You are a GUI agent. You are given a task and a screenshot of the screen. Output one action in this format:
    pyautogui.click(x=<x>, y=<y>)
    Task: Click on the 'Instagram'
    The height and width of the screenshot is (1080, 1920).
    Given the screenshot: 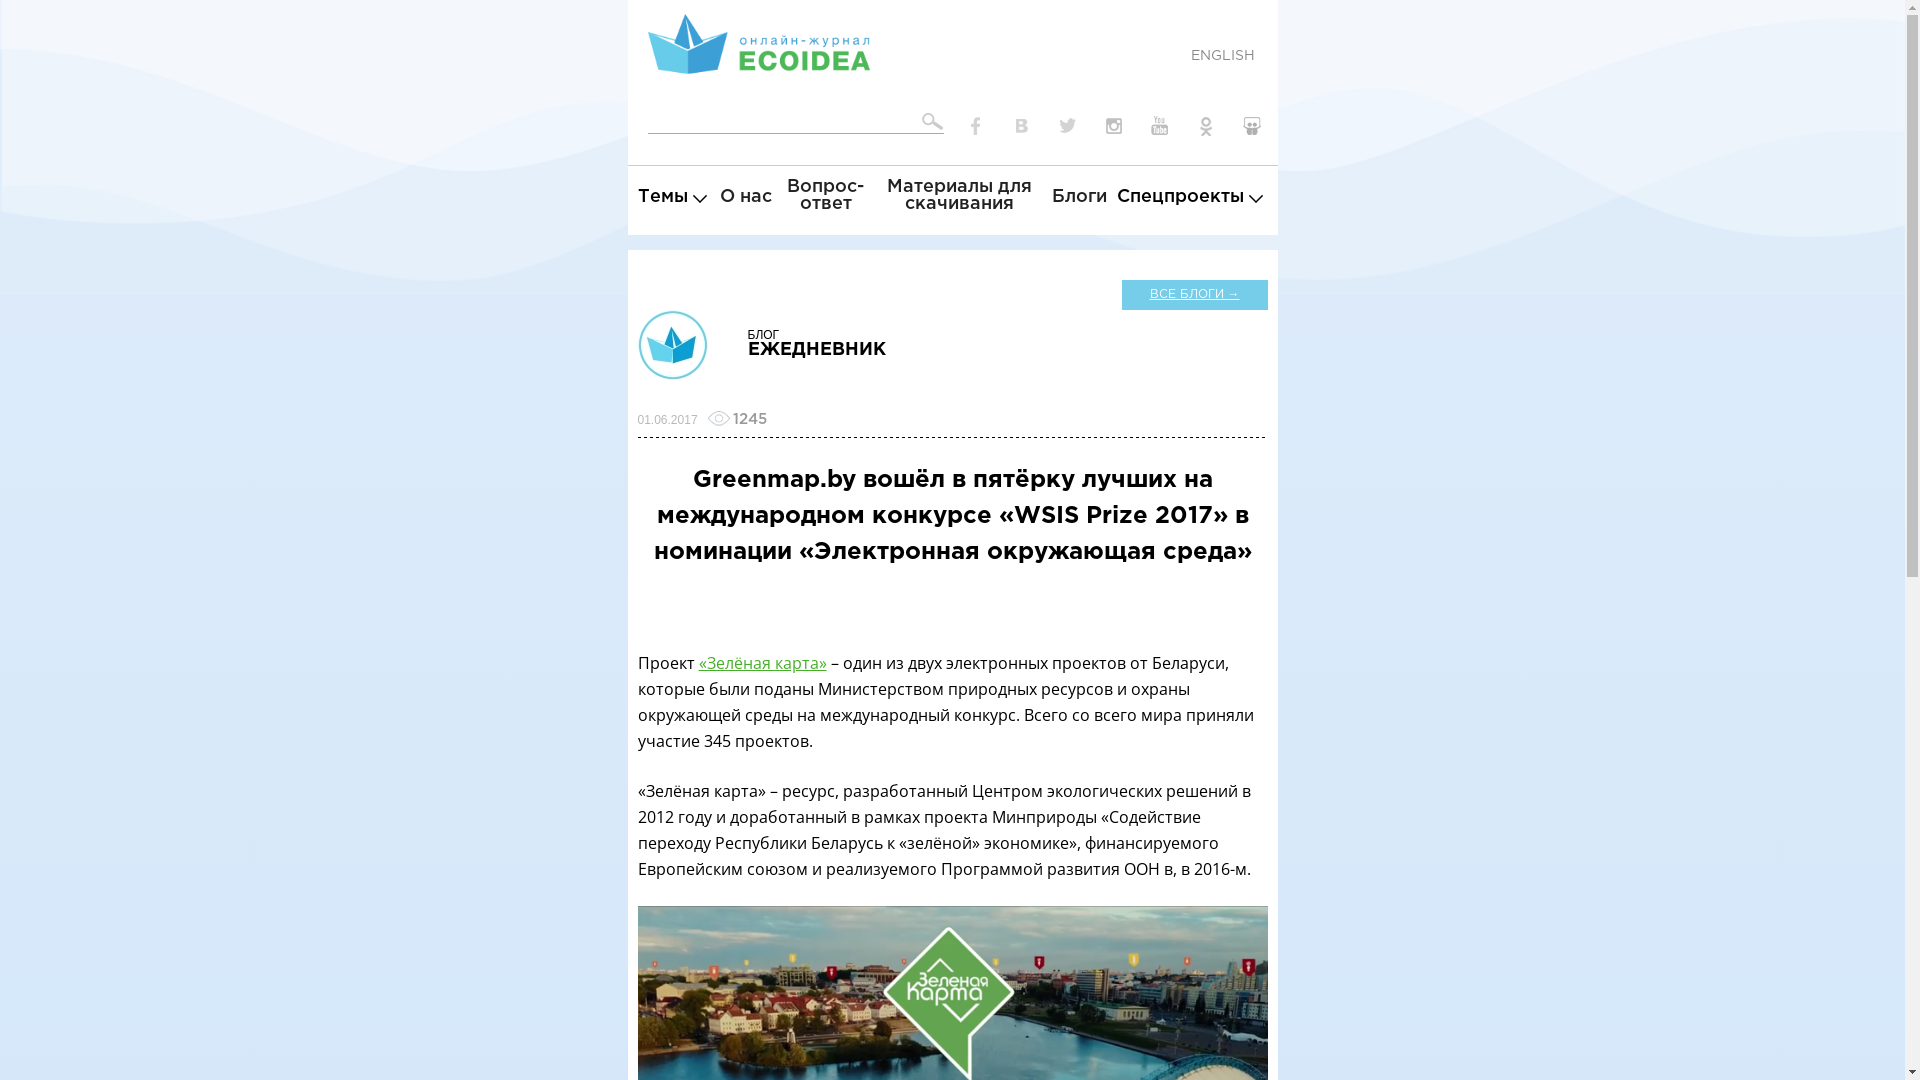 What is the action you would take?
    pyautogui.click(x=1112, y=126)
    